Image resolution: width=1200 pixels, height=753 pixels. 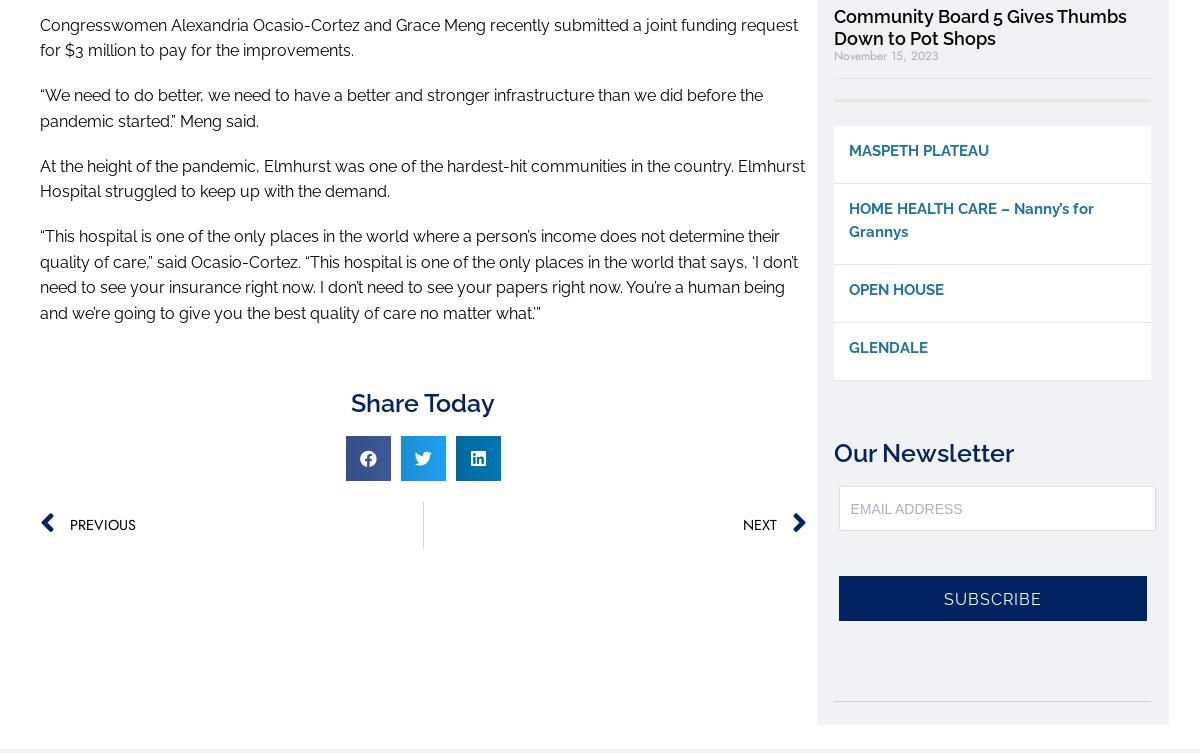 I want to click on 'OPEN HOUSE', so click(x=848, y=289).